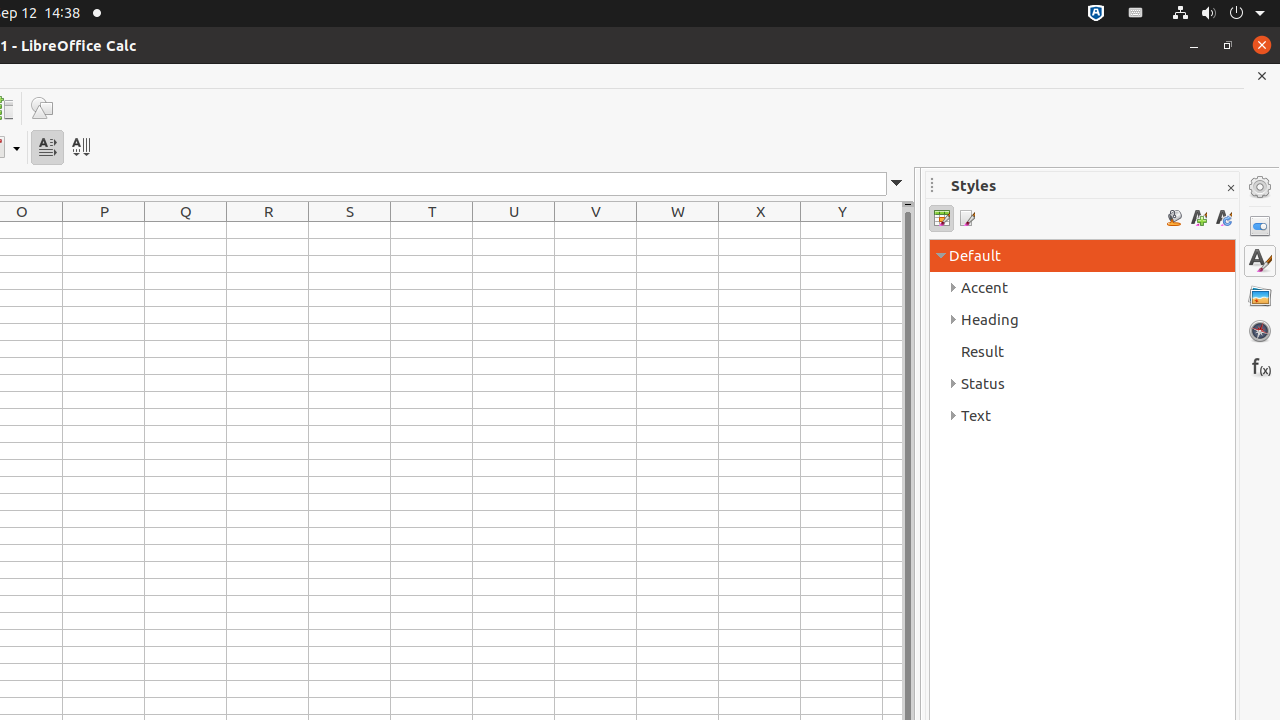 Image resolution: width=1280 pixels, height=720 pixels. Describe the element at coordinates (940, 218) in the screenshot. I see `'Cell Styles'` at that location.